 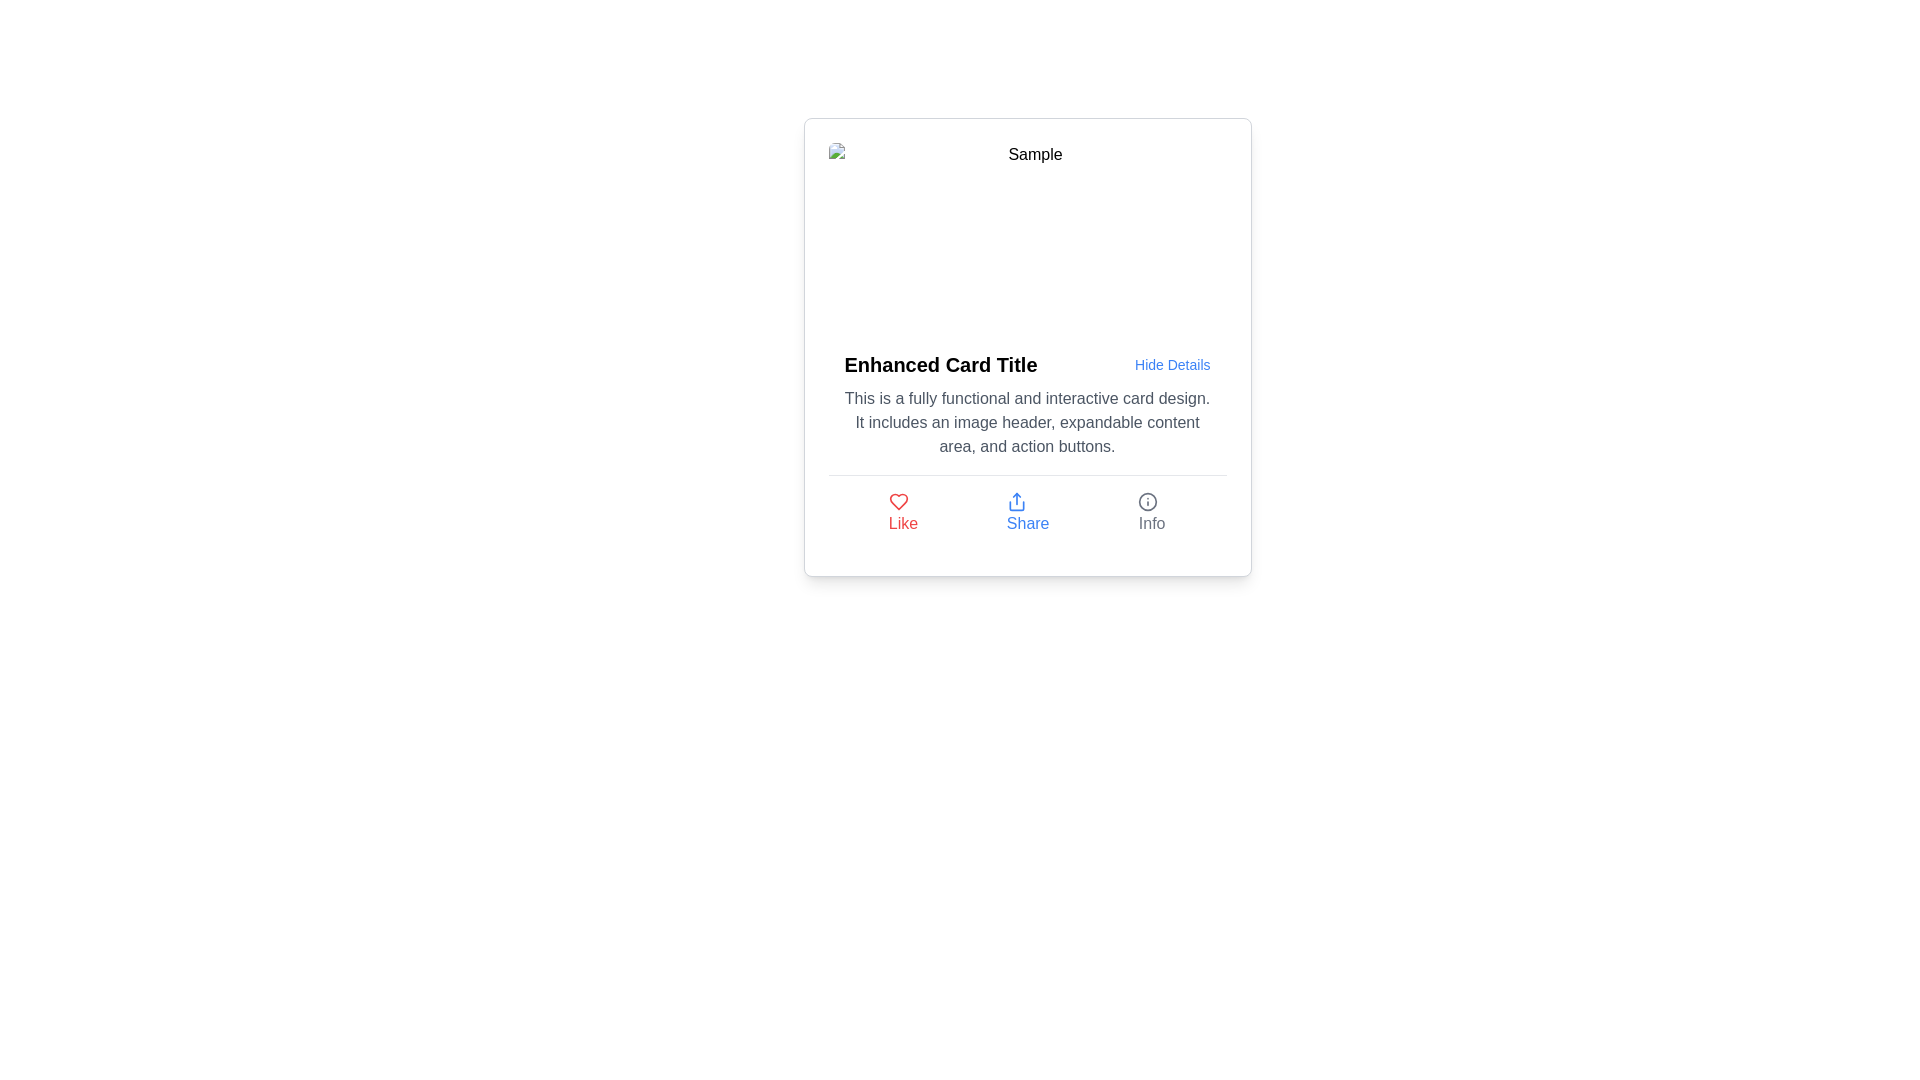 I want to click on title 'Enhanced Card Title' located in the header of the card component to understand the topic, so click(x=1027, y=365).